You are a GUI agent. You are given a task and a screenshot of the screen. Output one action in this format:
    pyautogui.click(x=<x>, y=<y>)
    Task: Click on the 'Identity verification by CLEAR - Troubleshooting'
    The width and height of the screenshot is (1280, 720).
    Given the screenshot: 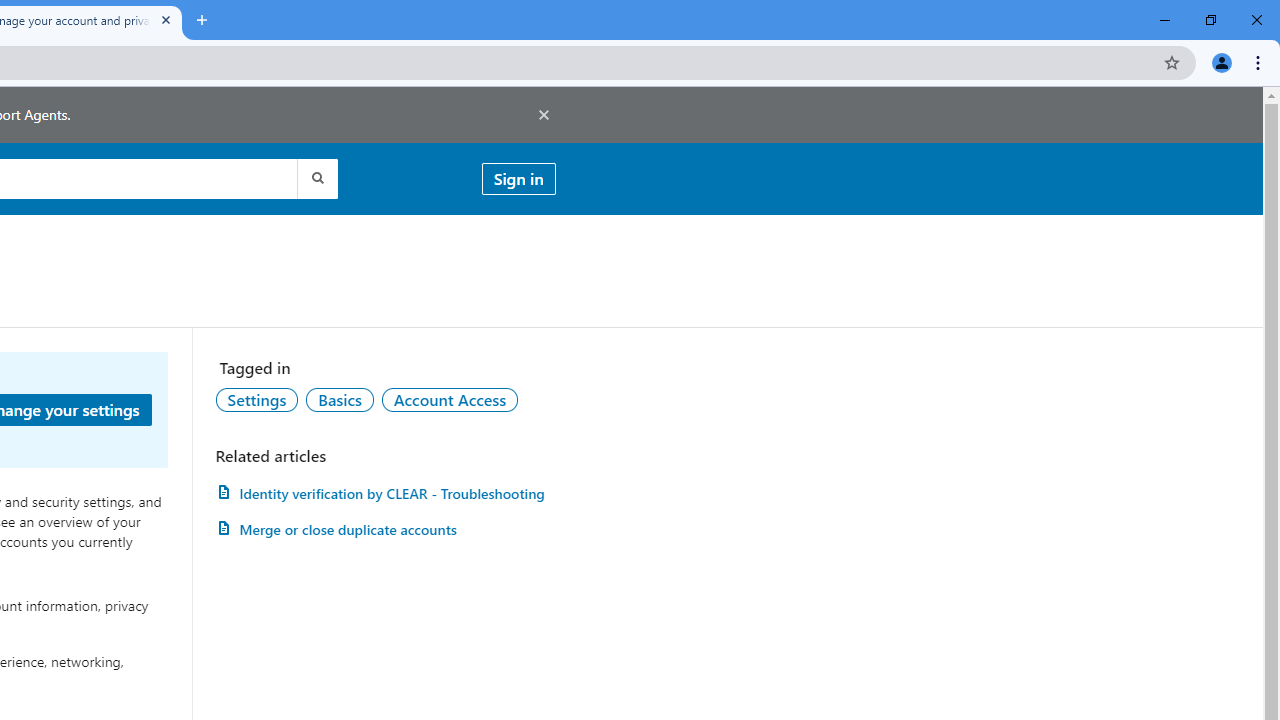 What is the action you would take?
    pyautogui.click(x=385, y=493)
    